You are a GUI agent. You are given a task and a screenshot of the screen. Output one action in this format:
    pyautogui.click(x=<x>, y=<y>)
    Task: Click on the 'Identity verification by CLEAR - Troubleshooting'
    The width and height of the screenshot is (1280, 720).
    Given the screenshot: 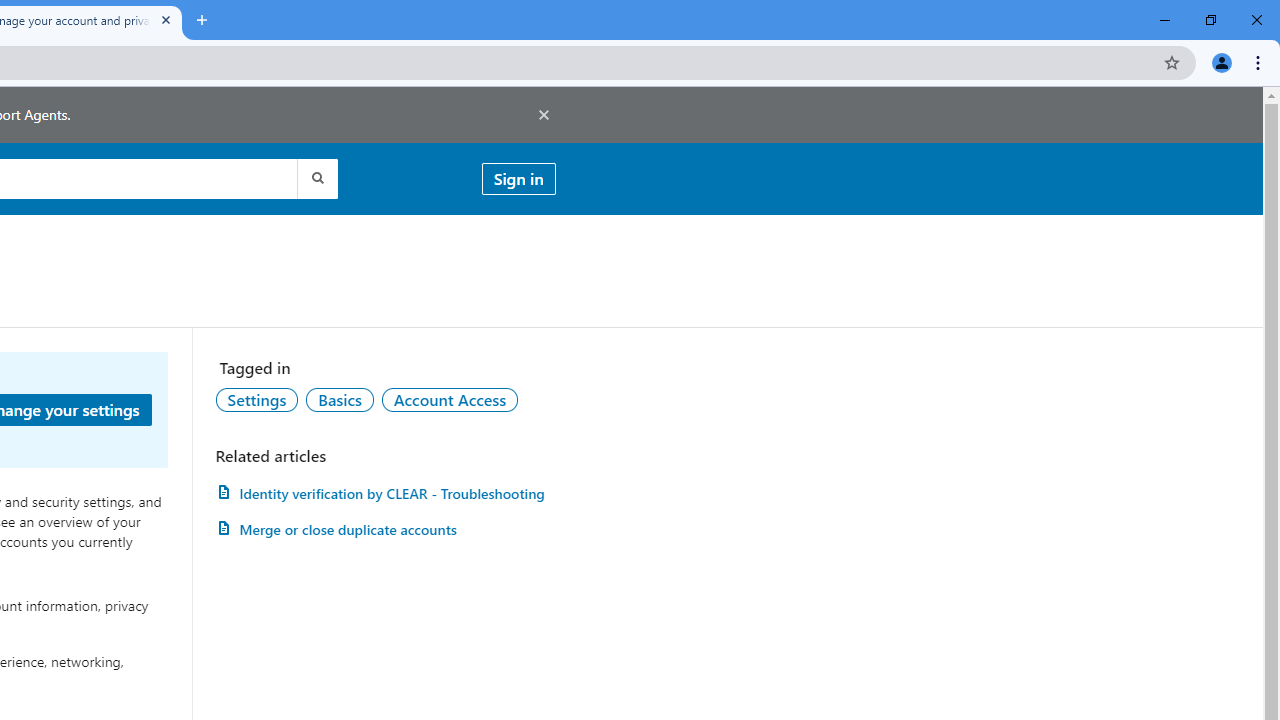 What is the action you would take?
    pyautogui.click(x=385, y=493)
    